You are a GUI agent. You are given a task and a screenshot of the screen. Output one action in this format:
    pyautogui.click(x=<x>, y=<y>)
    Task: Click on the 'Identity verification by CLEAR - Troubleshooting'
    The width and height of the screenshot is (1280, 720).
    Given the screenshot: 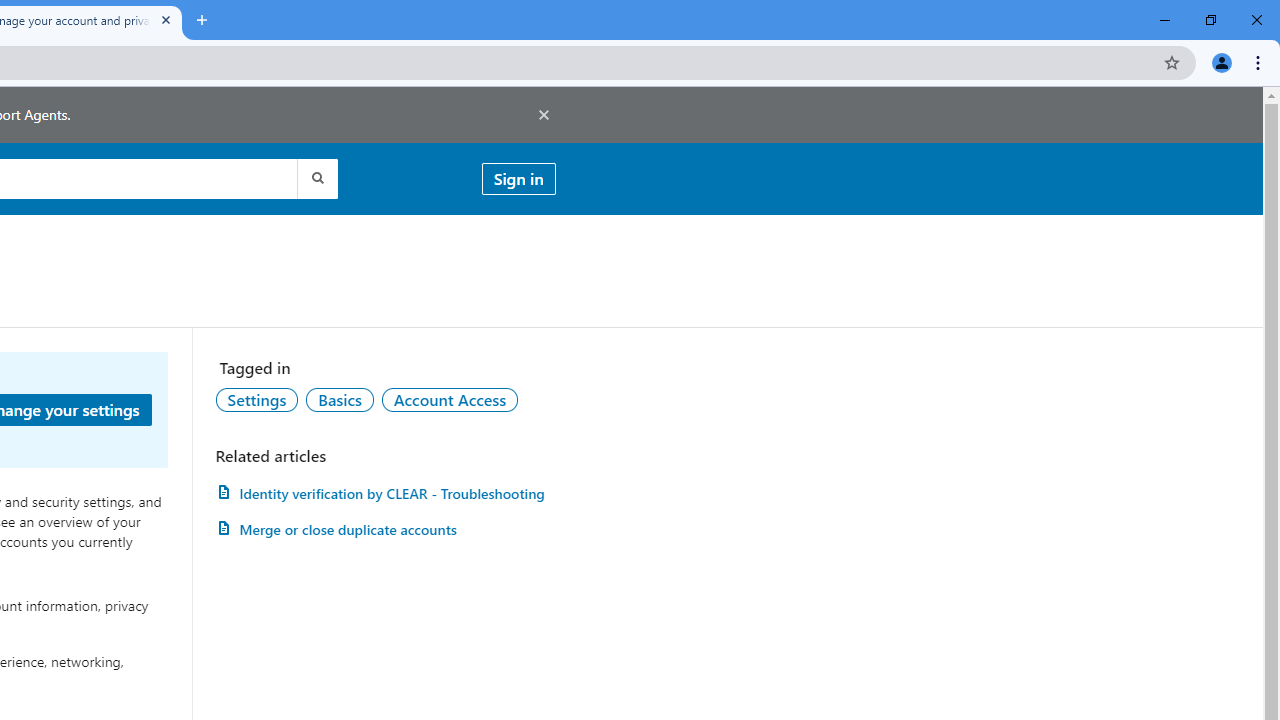 What is the action you would take?
    pyautogui.click(x=385, y=493)
    